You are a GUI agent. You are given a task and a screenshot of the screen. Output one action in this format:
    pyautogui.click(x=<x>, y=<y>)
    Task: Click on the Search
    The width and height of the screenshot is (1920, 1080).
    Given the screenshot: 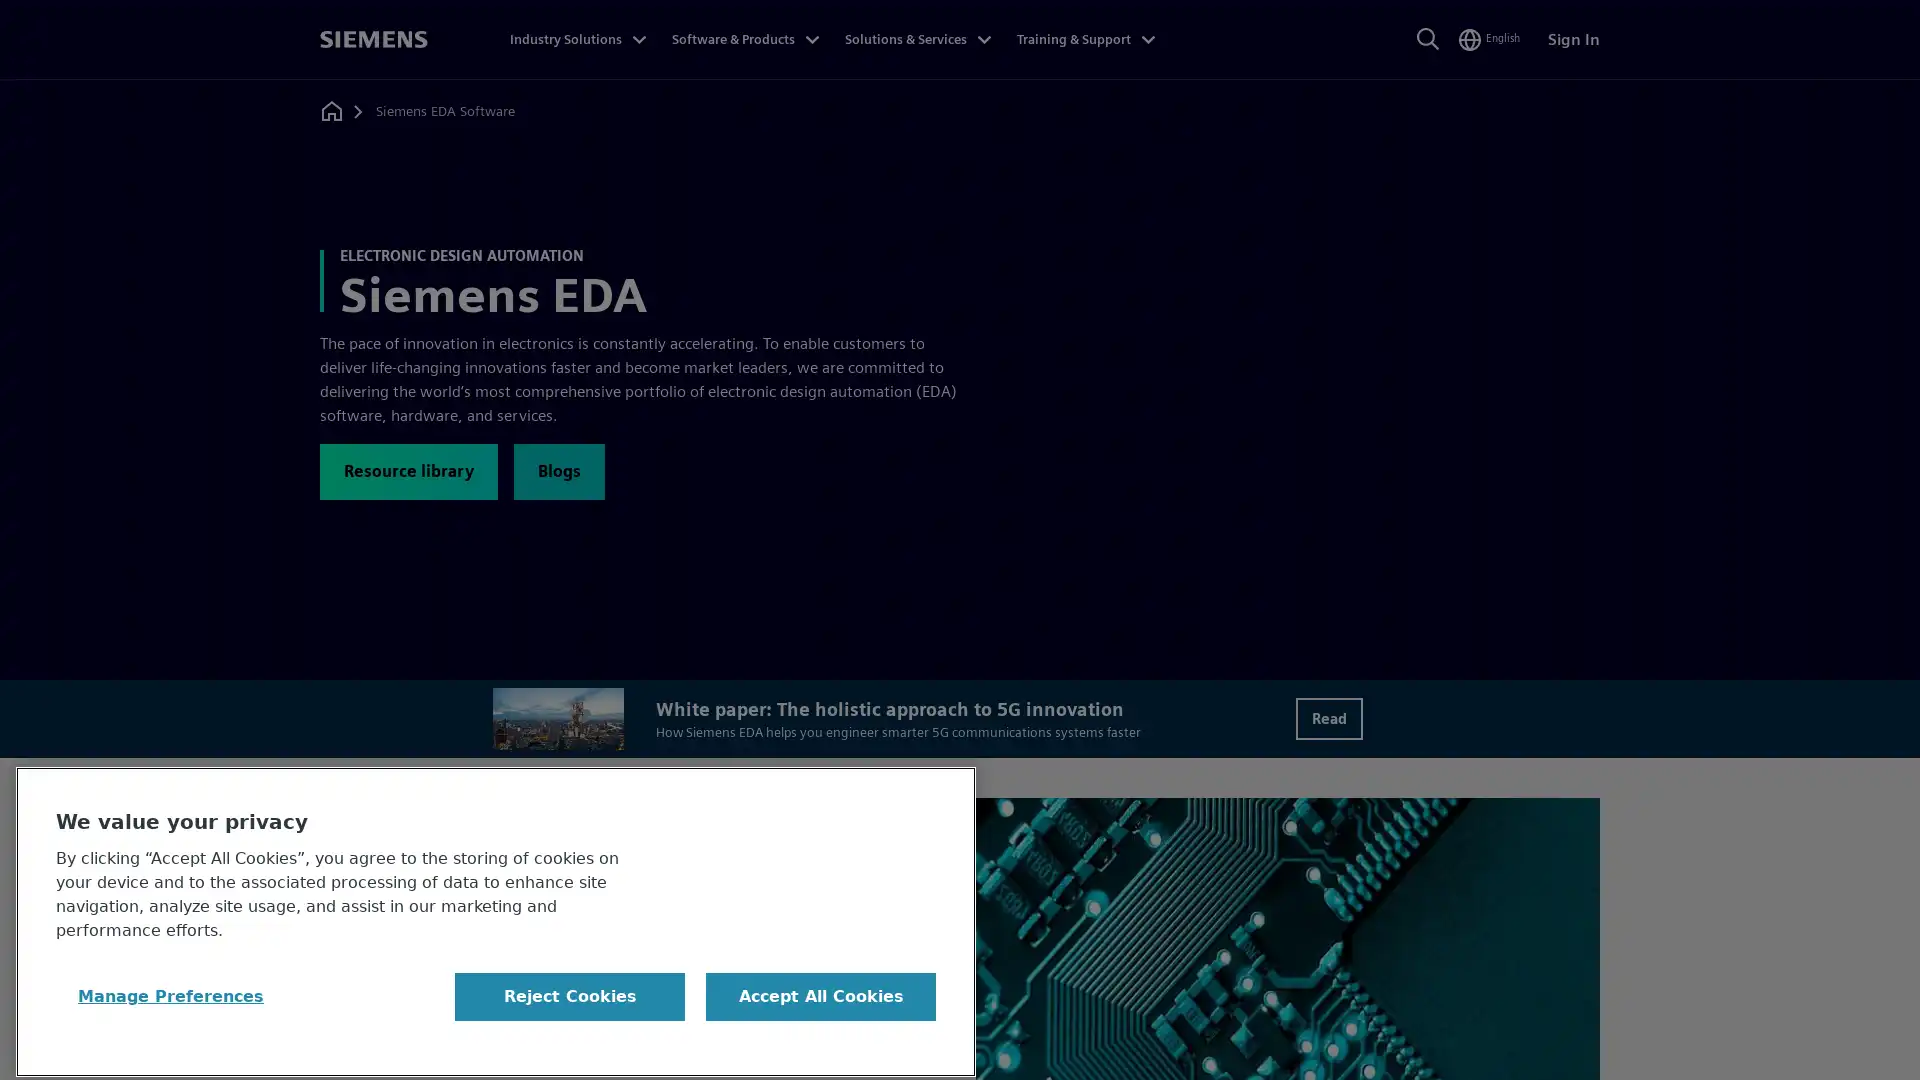 What is the action you would take?
    pyautogui.click(x=1425, y=39)
    